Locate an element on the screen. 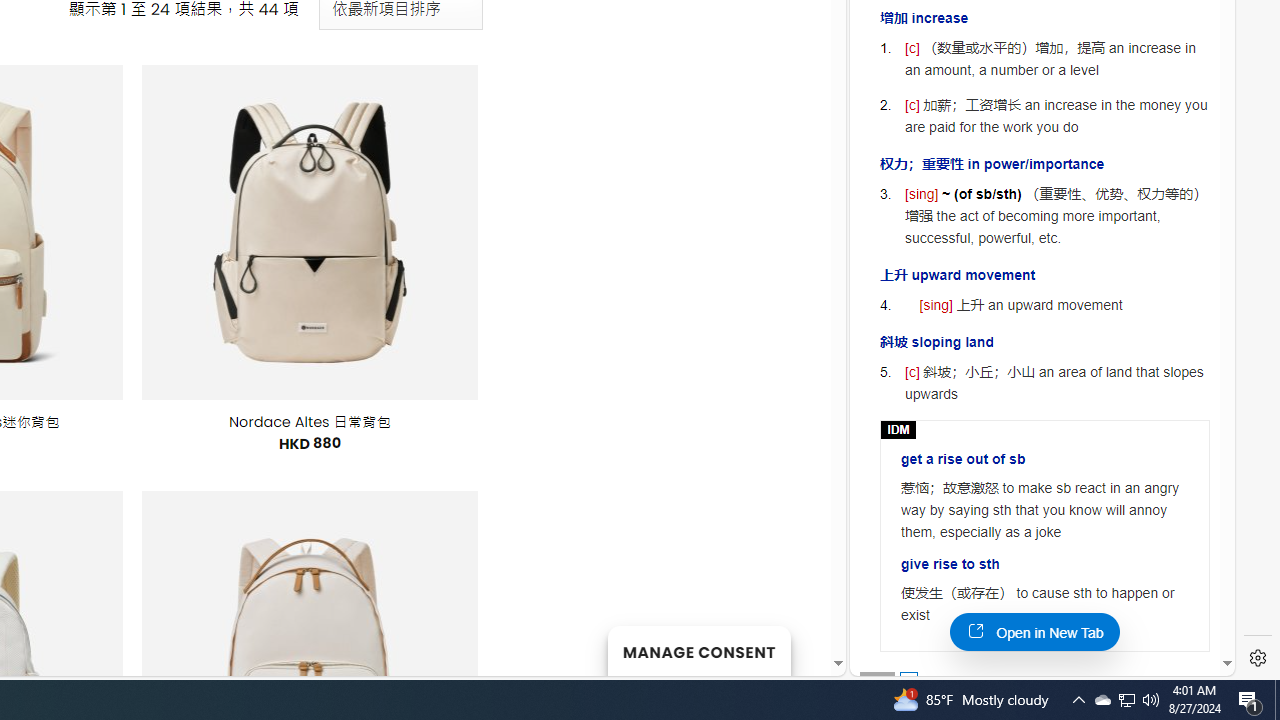 This screenshot has height=720, width=1280. 'AutomationID: posbtn_1' is located at coordinates (907, 679).